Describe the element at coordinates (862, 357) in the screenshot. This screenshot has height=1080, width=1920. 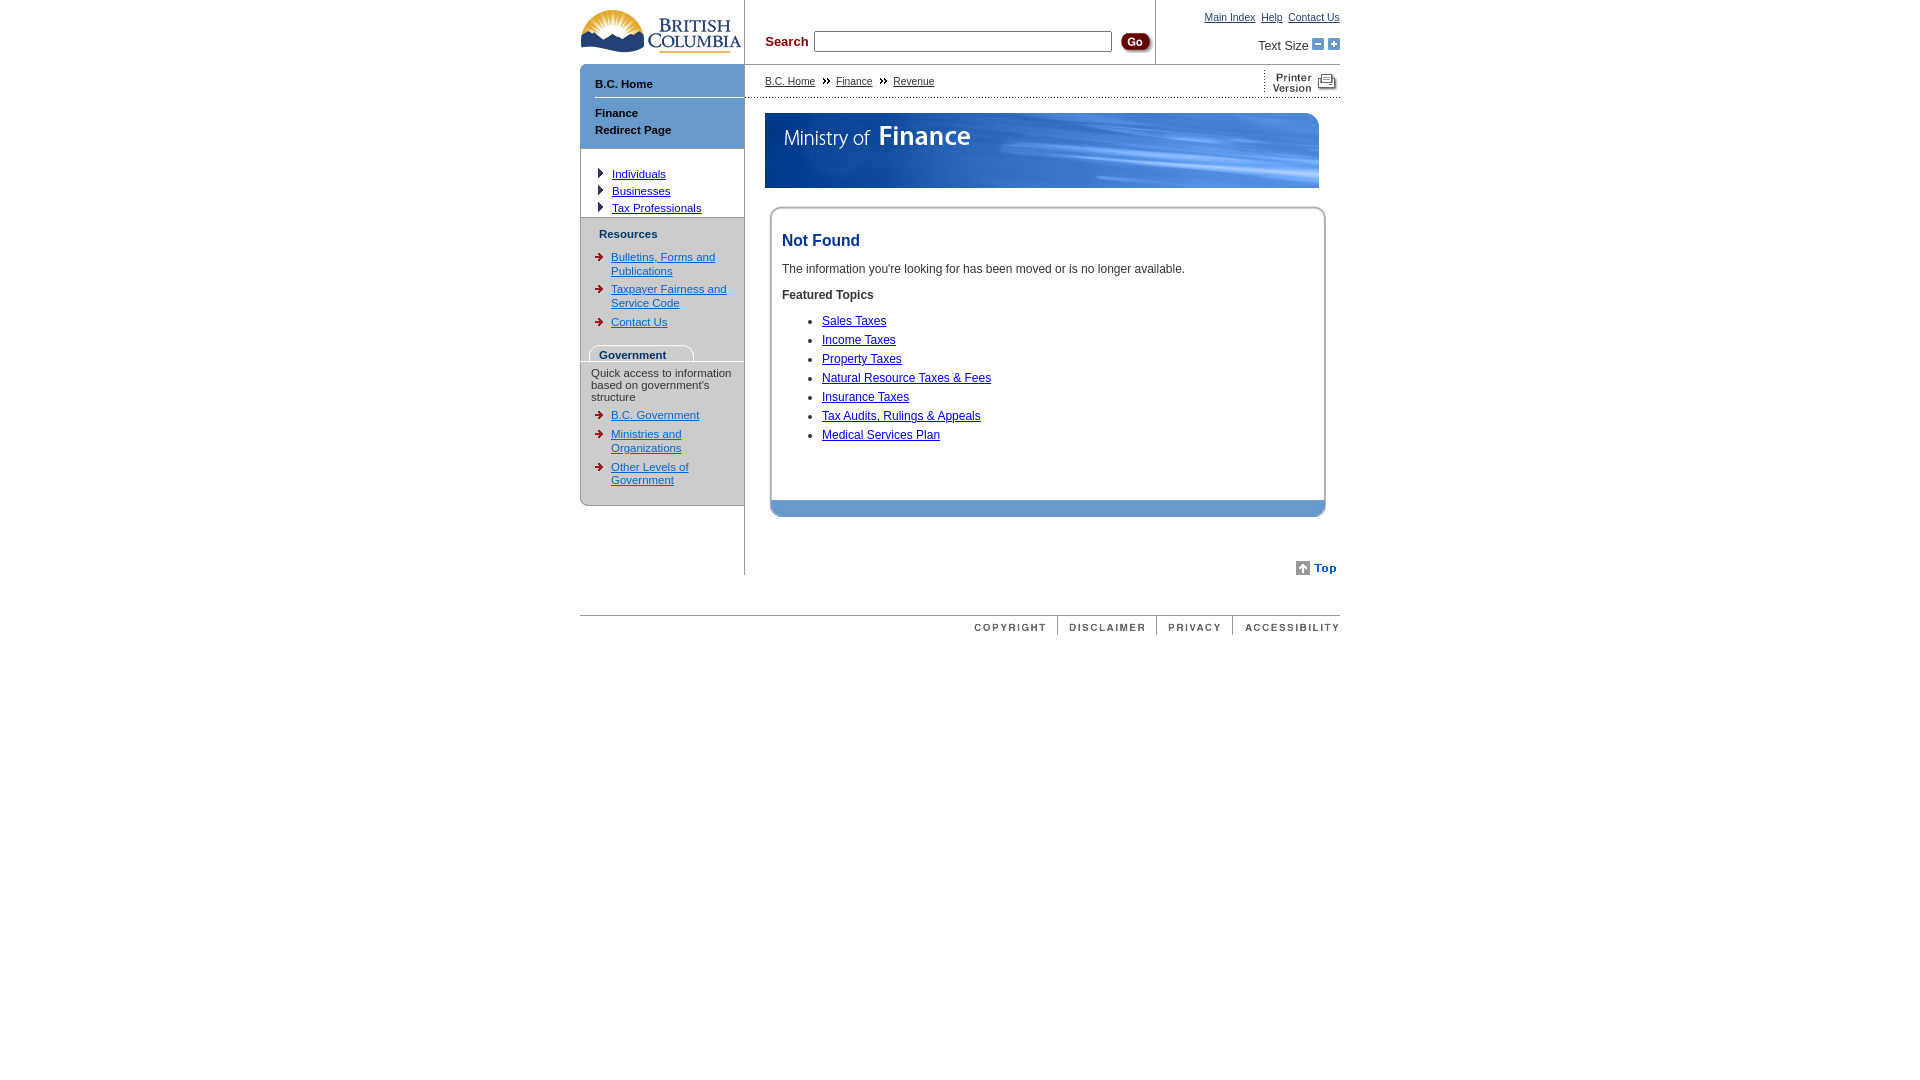
I see `'Property Taxes'` at that location.